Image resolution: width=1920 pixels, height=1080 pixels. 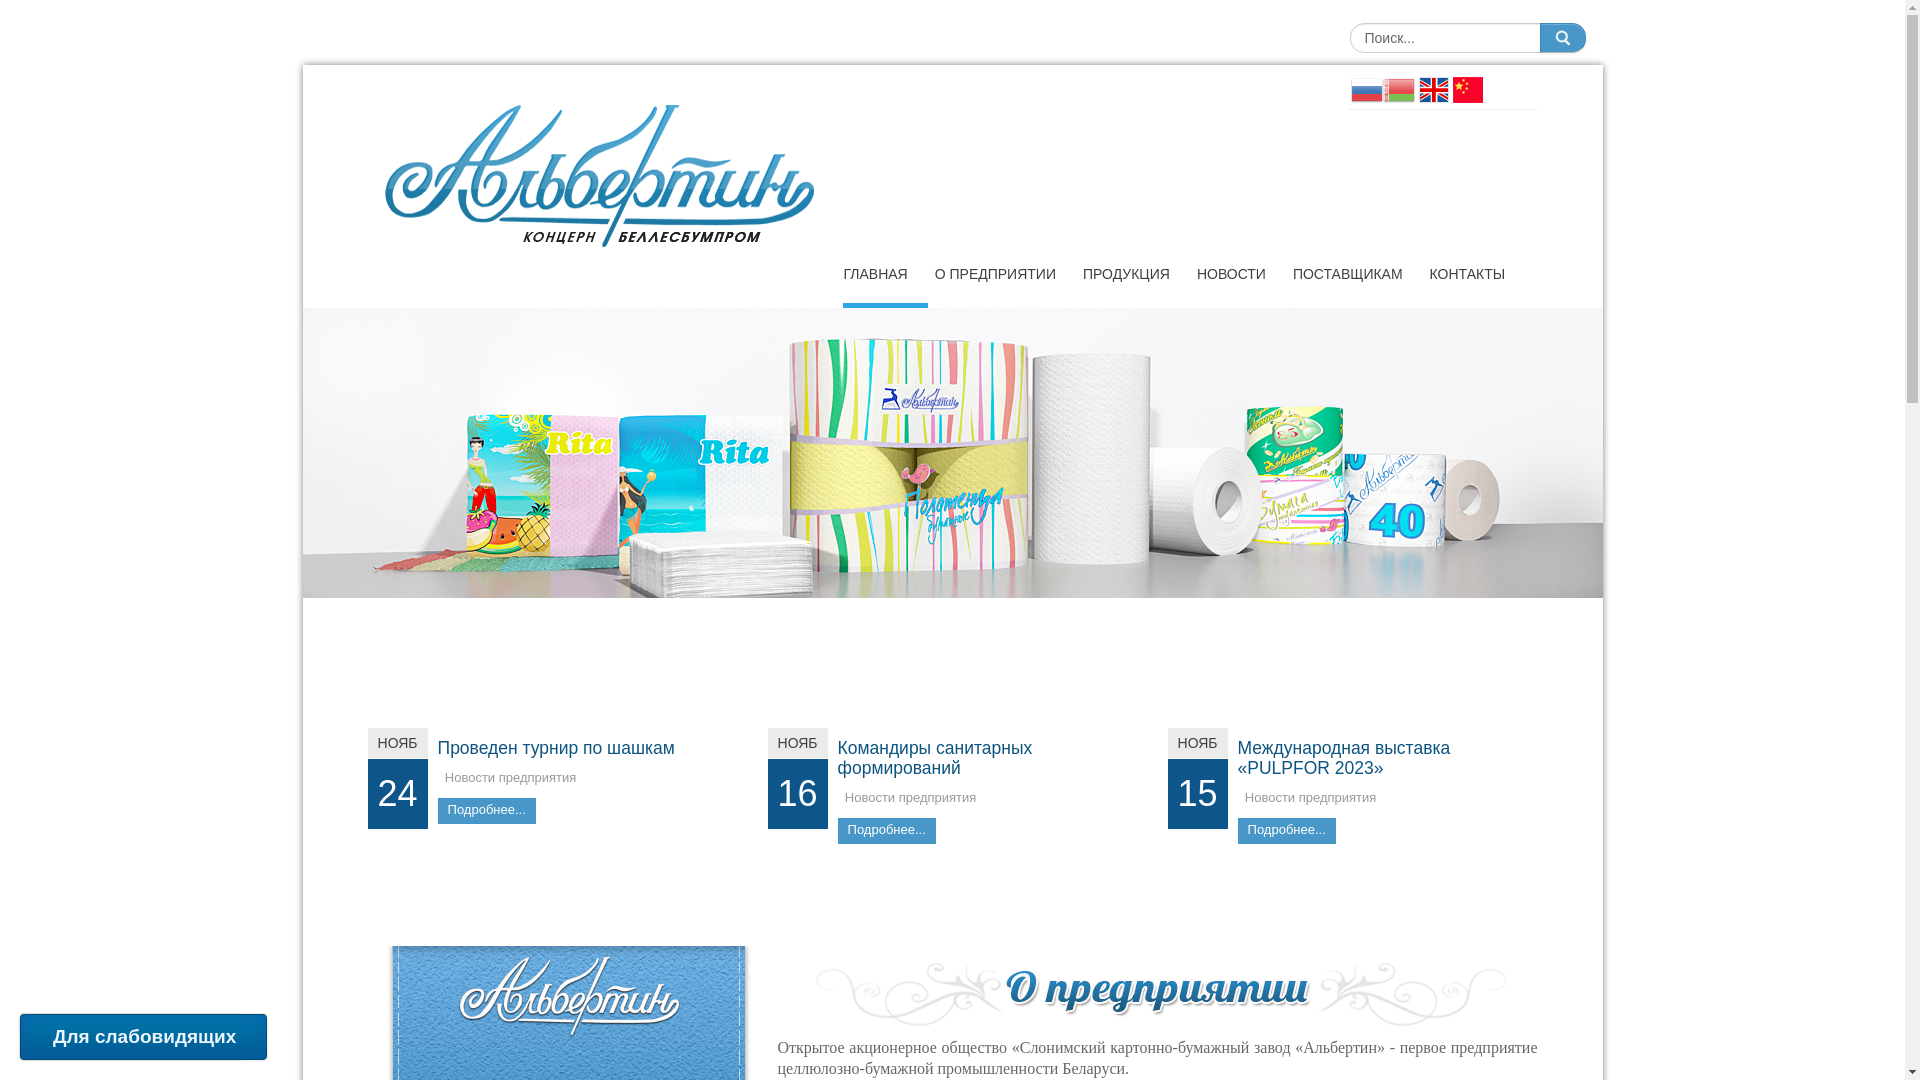 What do you see at coordinates (1467, 87) in the screenshot?
I see `'Chinese'` at bounding box center [1467, 87].